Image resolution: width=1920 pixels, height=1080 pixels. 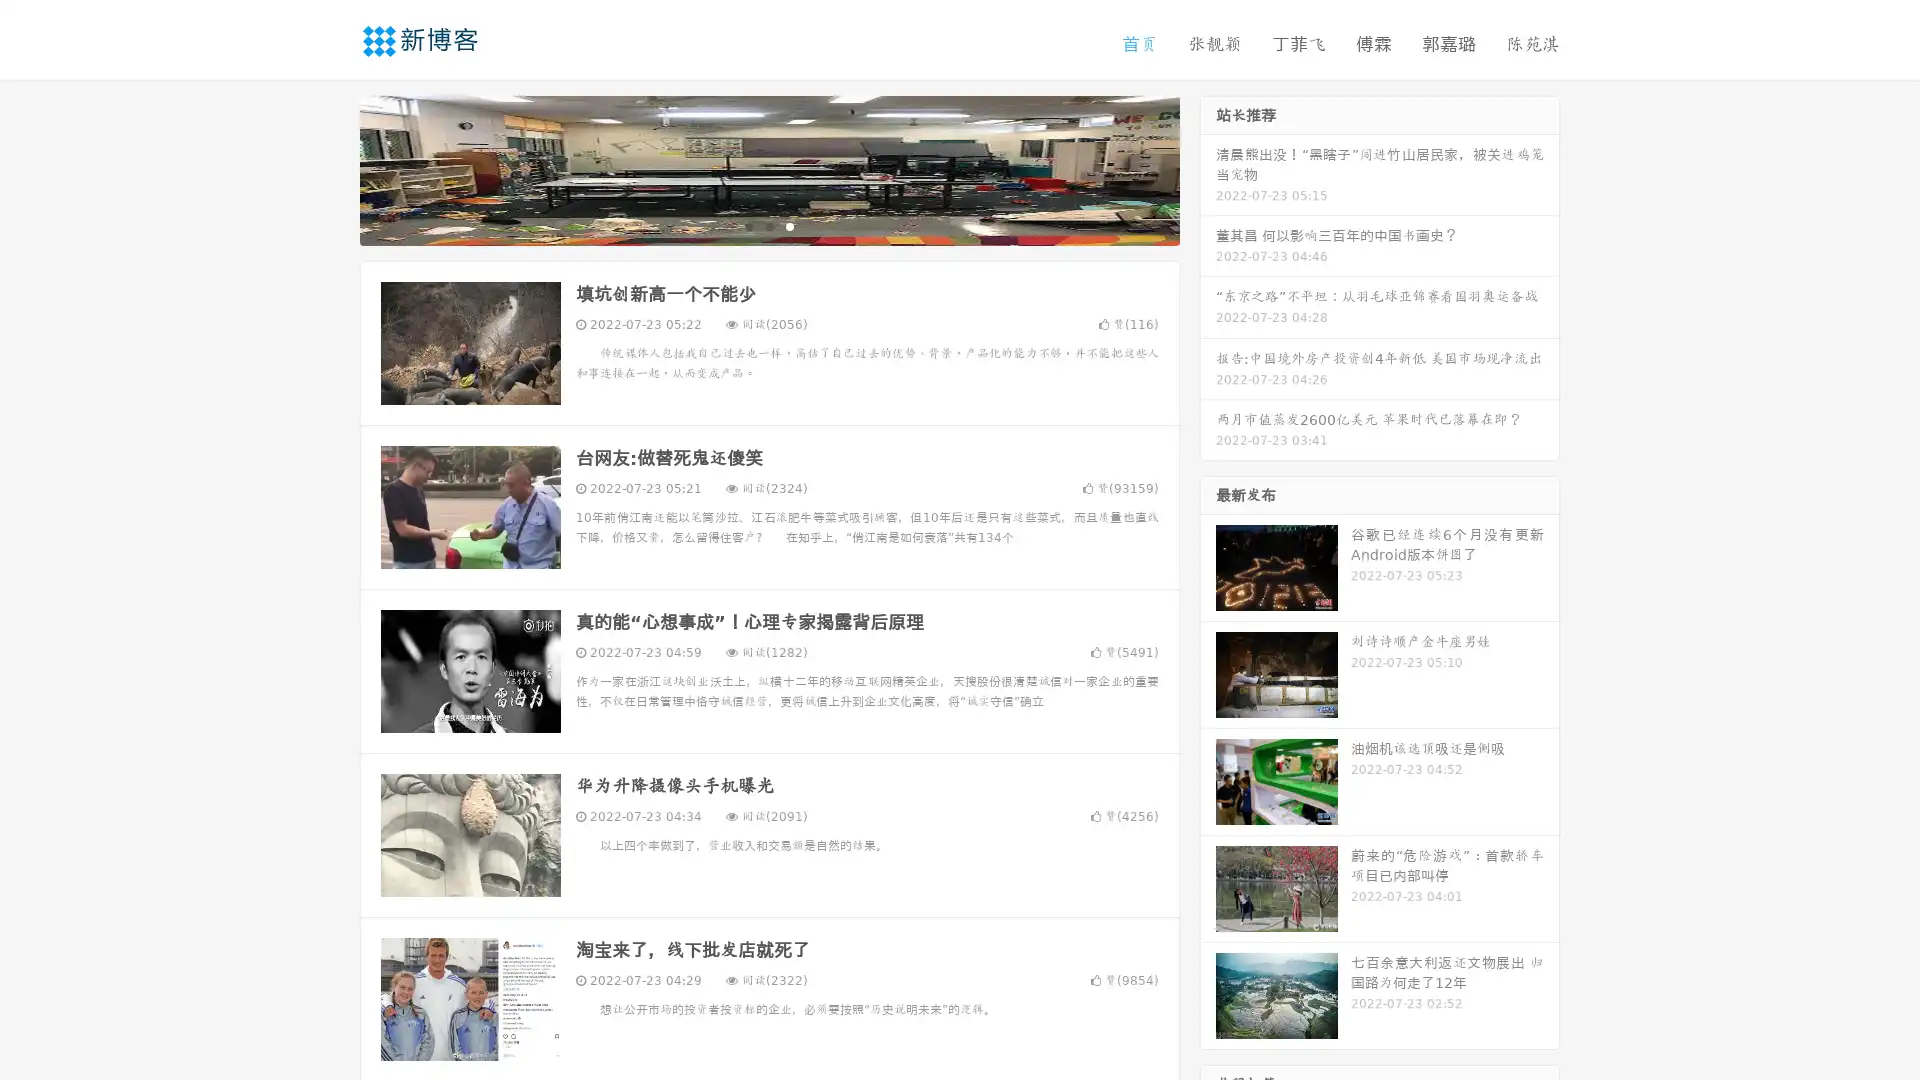 What do you see at coordinates (768, 225) in the screenshot?
I see `Go to slide 2` at bounding box center [768, 225].